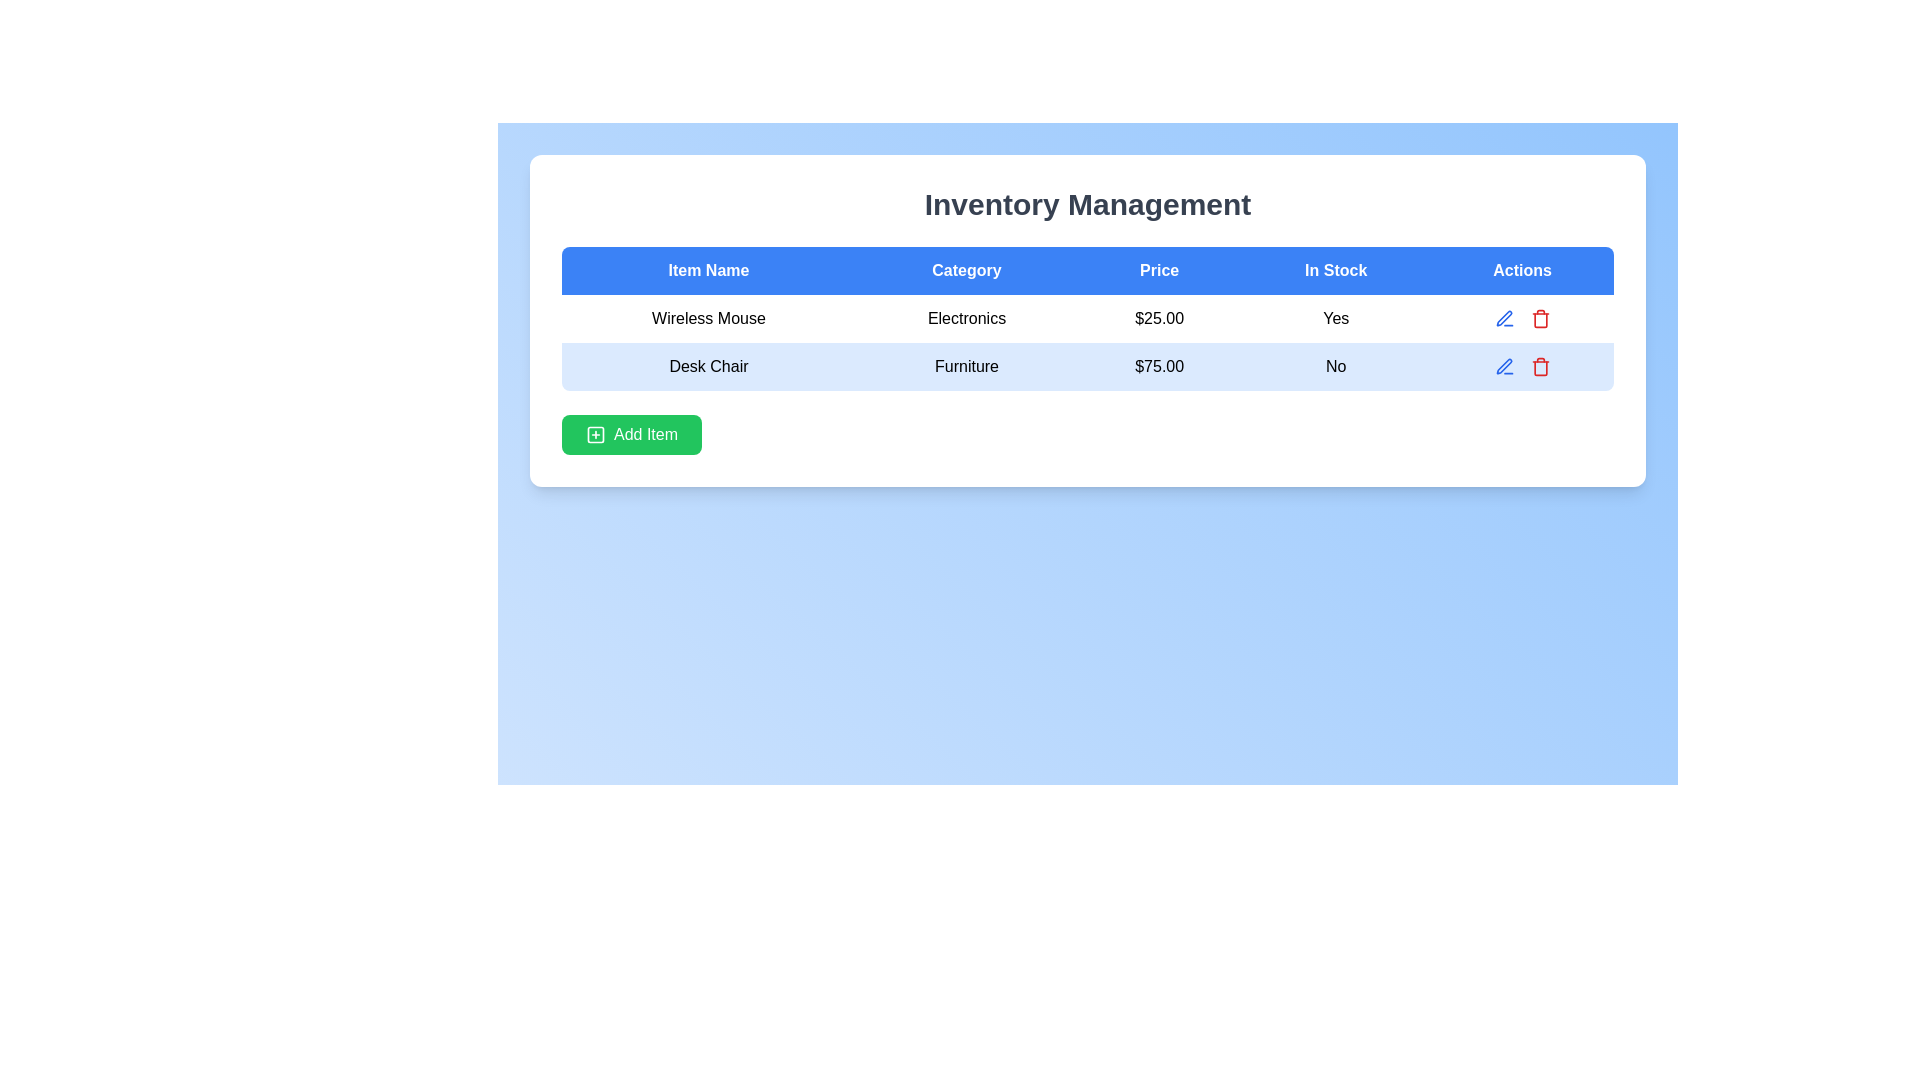 The height and width of the screenshot is (1080, 1920). Describe the element at coordinates (966, 366) in the screenshot. I see `text of the 'Furniture' label located in the second row of the inventory table under the 'Category' column` at that location.